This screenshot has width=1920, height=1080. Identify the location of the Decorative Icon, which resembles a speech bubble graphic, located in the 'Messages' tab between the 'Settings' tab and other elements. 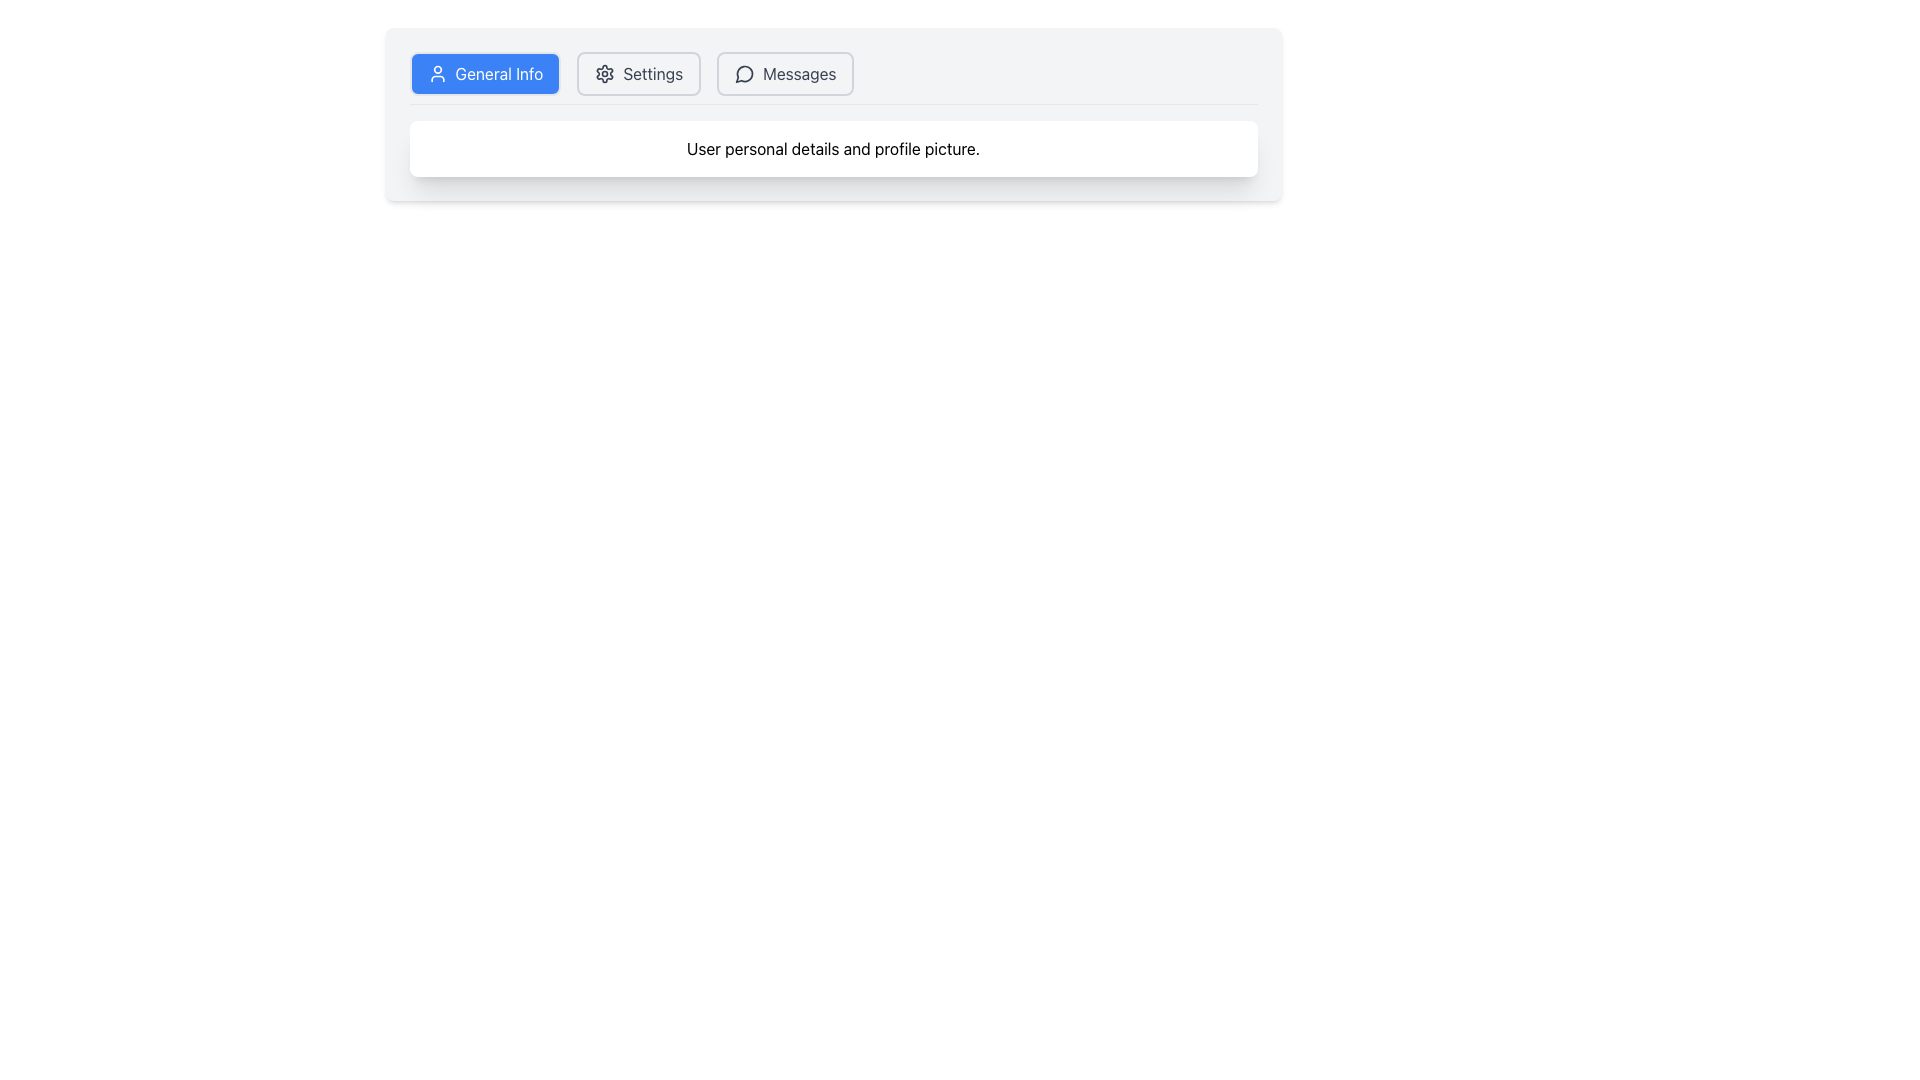
(743, 73).